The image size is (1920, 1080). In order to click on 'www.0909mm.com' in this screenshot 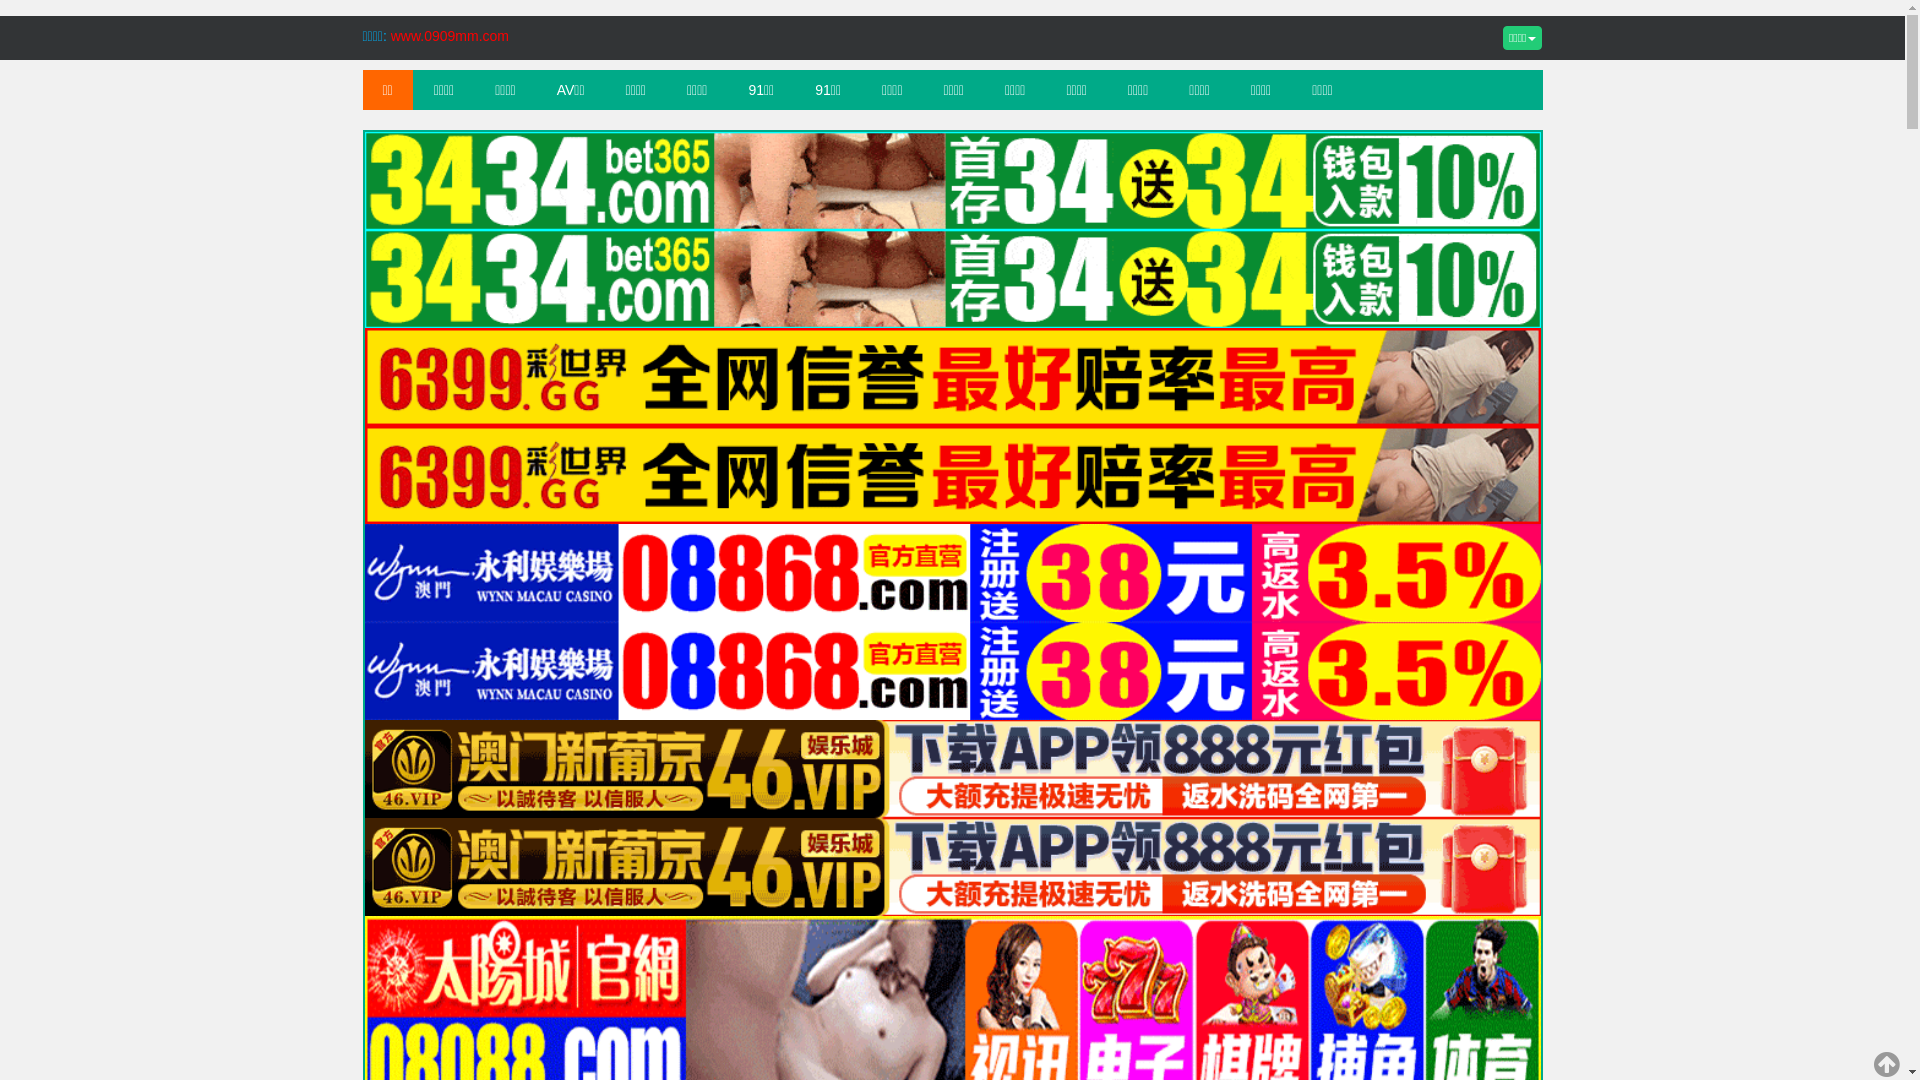, I will do `click(449, 35)`.